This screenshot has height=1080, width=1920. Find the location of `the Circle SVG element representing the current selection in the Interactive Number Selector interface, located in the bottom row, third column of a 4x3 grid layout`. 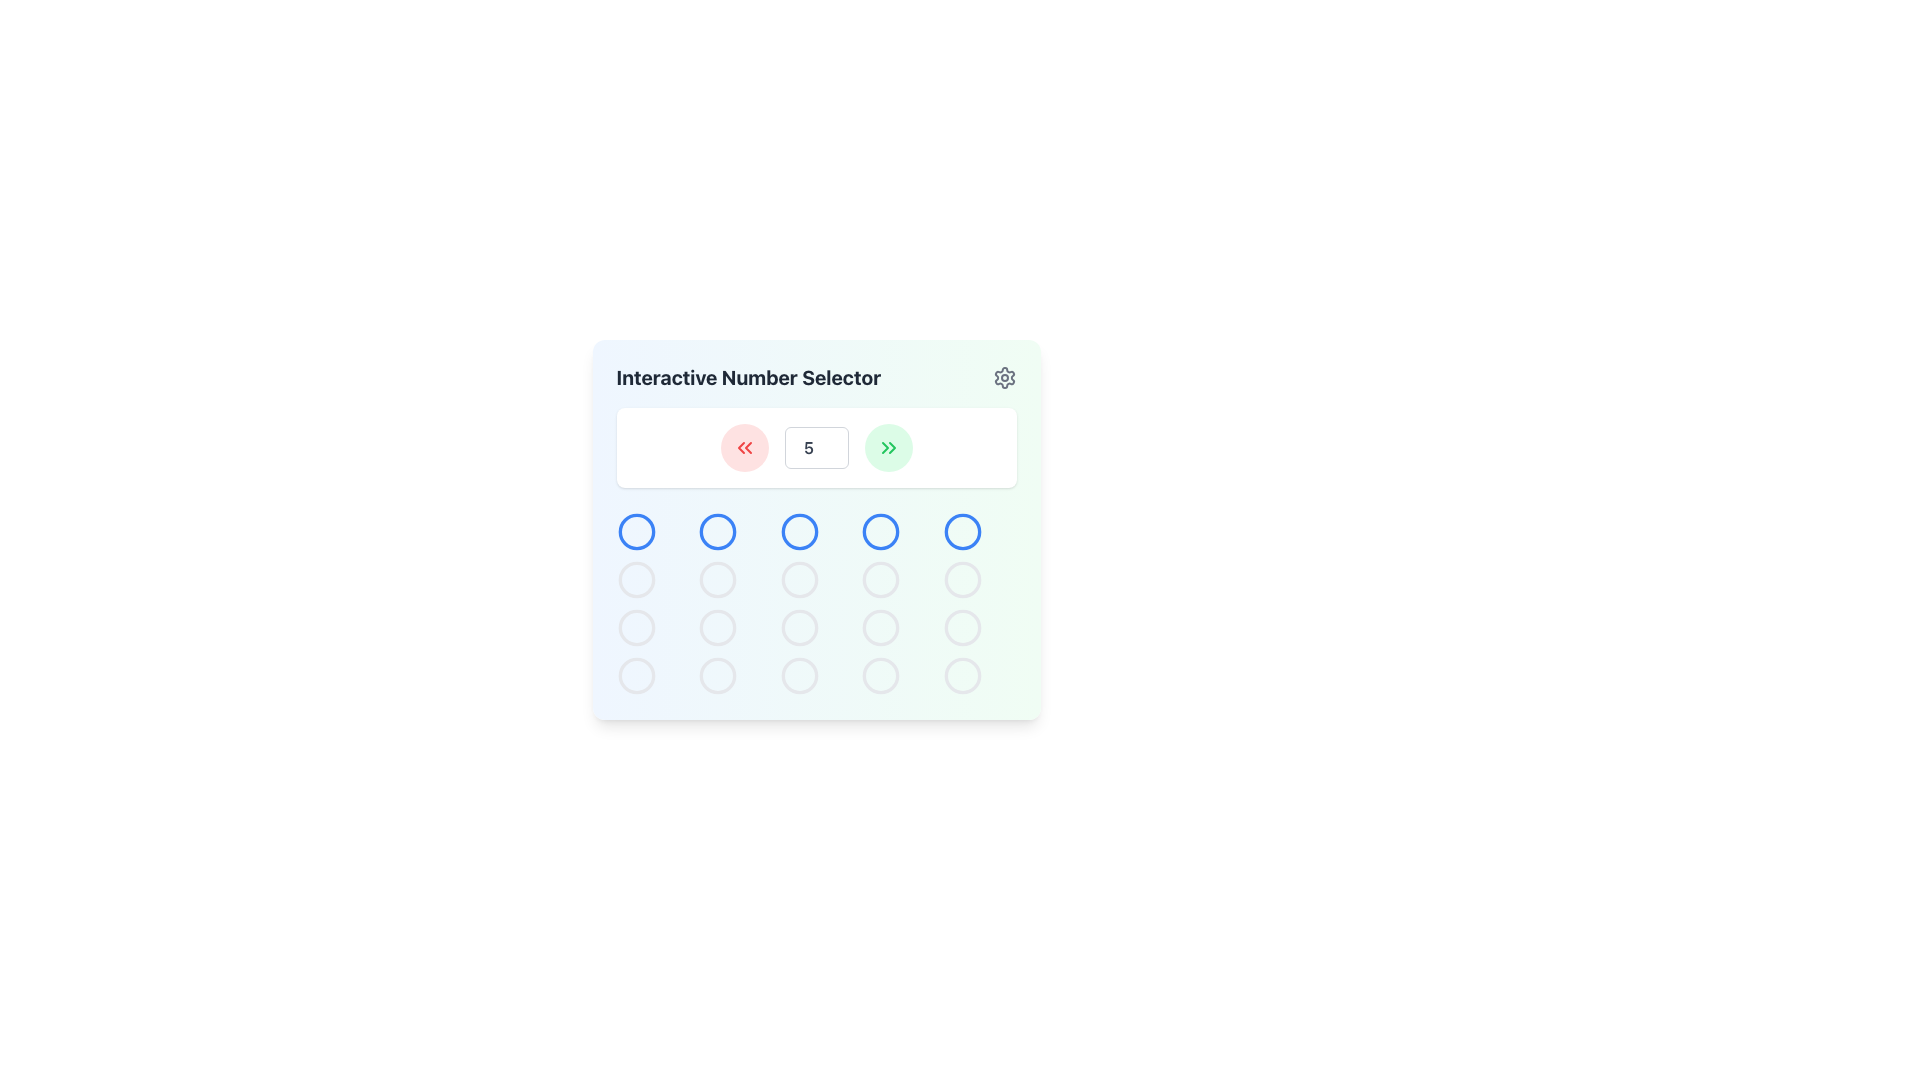

the Circle SVG element representing the current selection in the Interactive Number Selector interface, located in the bottom row, third column of a 4x3 grid layout is located at coordinates (798, 627).